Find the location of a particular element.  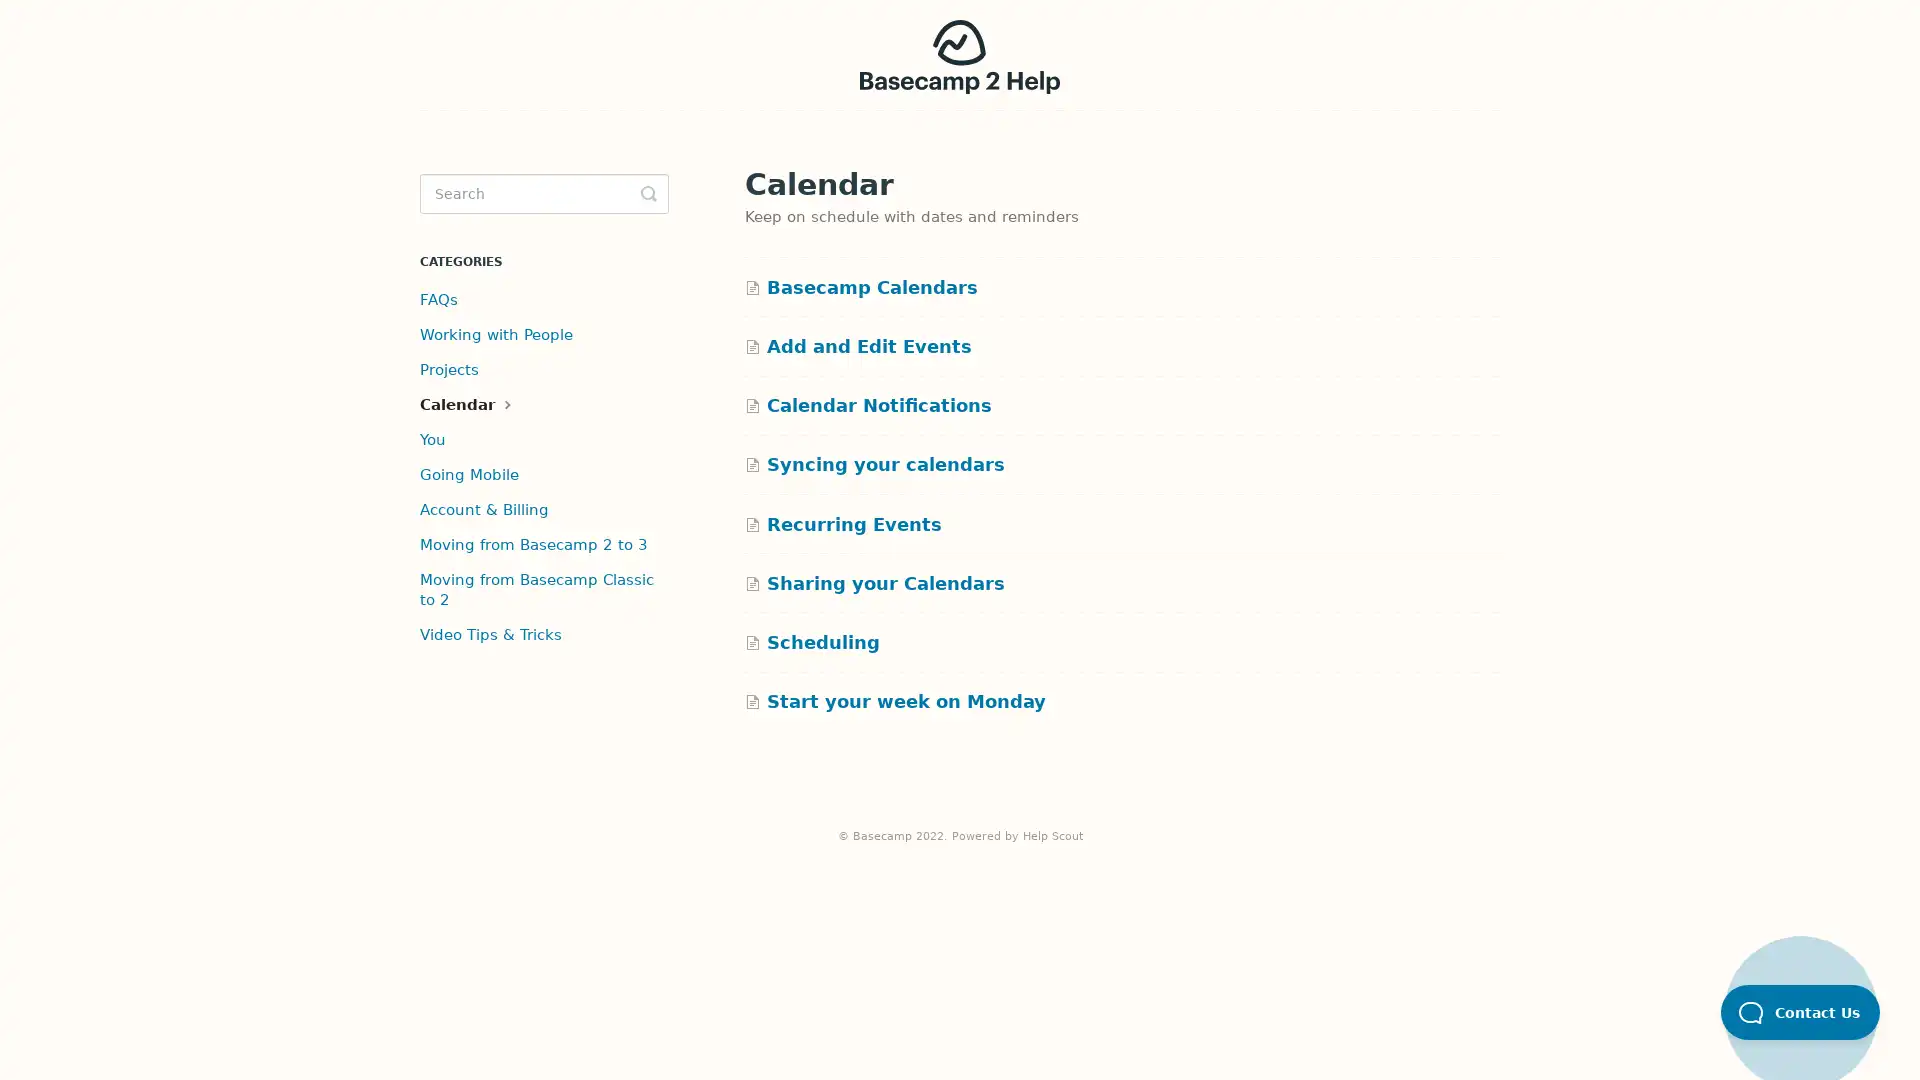

Toggle Search is located at coordinates (648, 193).